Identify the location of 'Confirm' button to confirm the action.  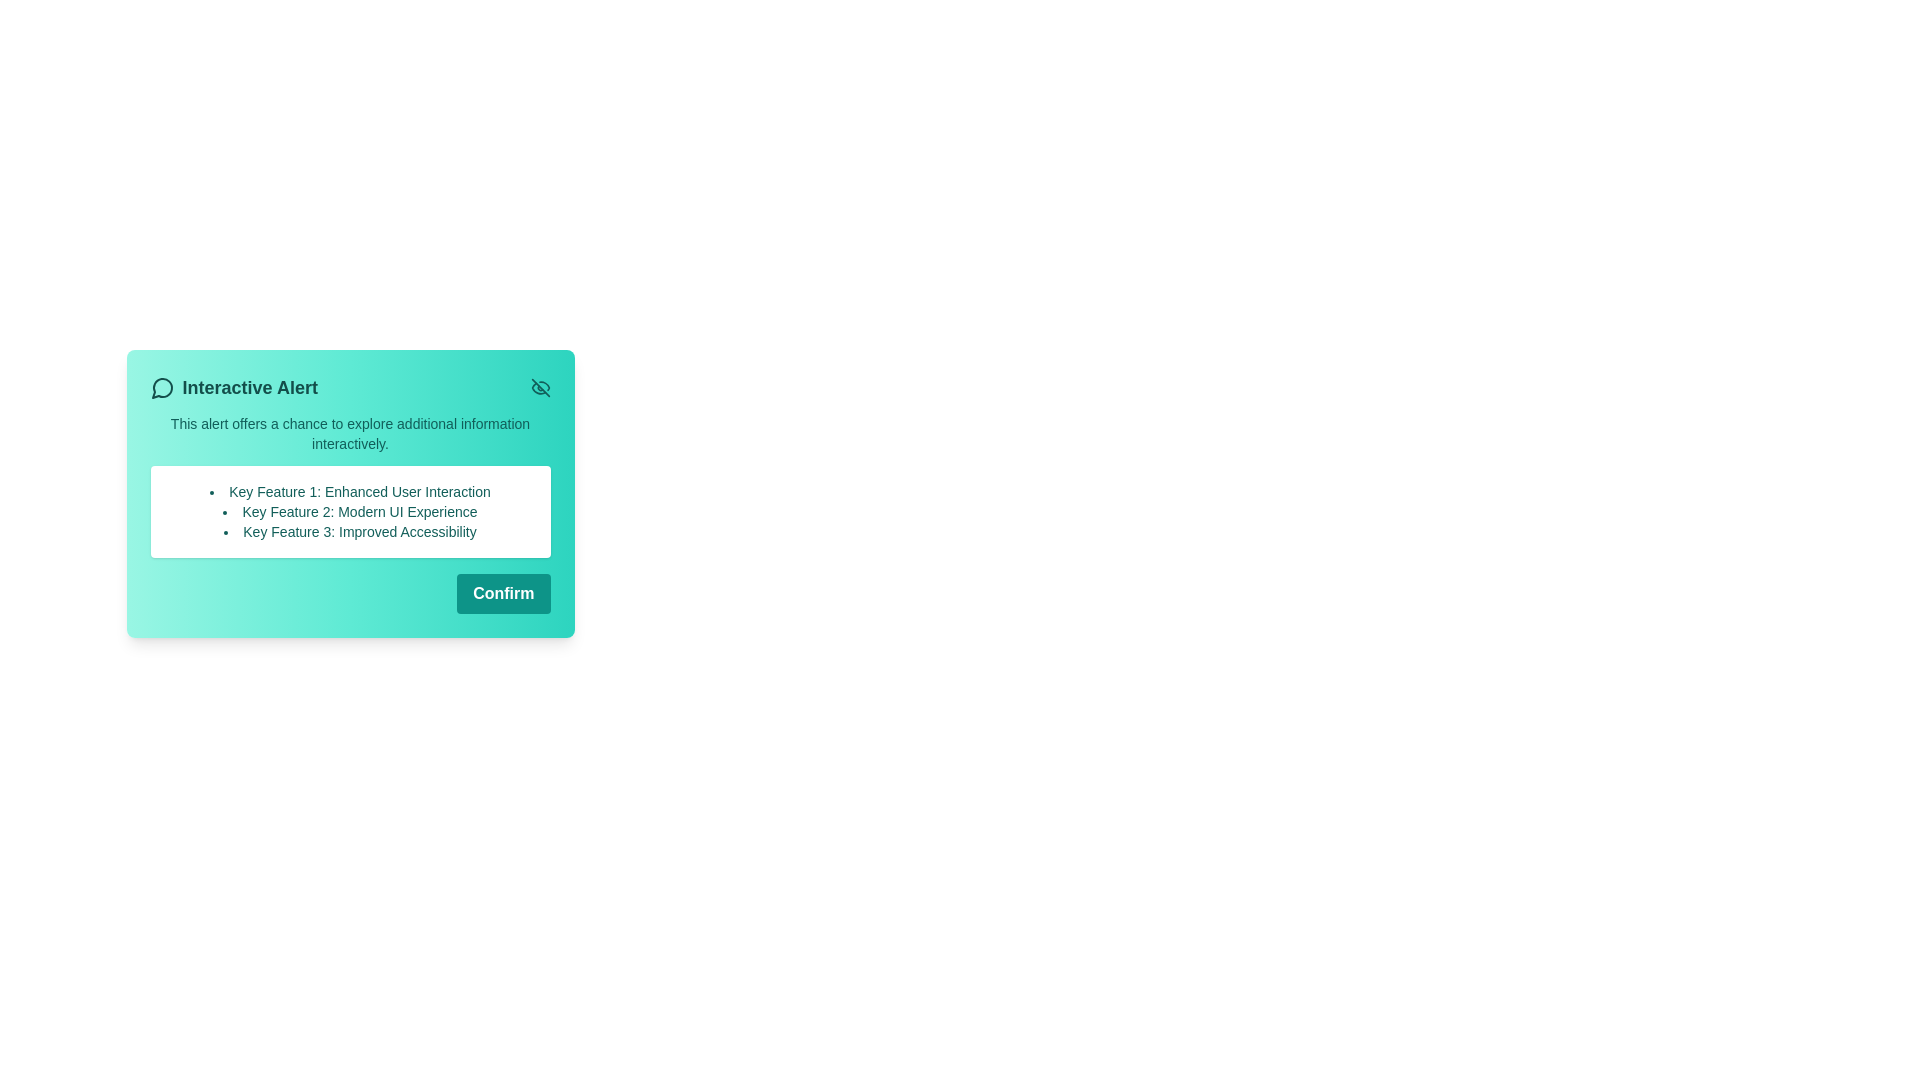
(503, 593).